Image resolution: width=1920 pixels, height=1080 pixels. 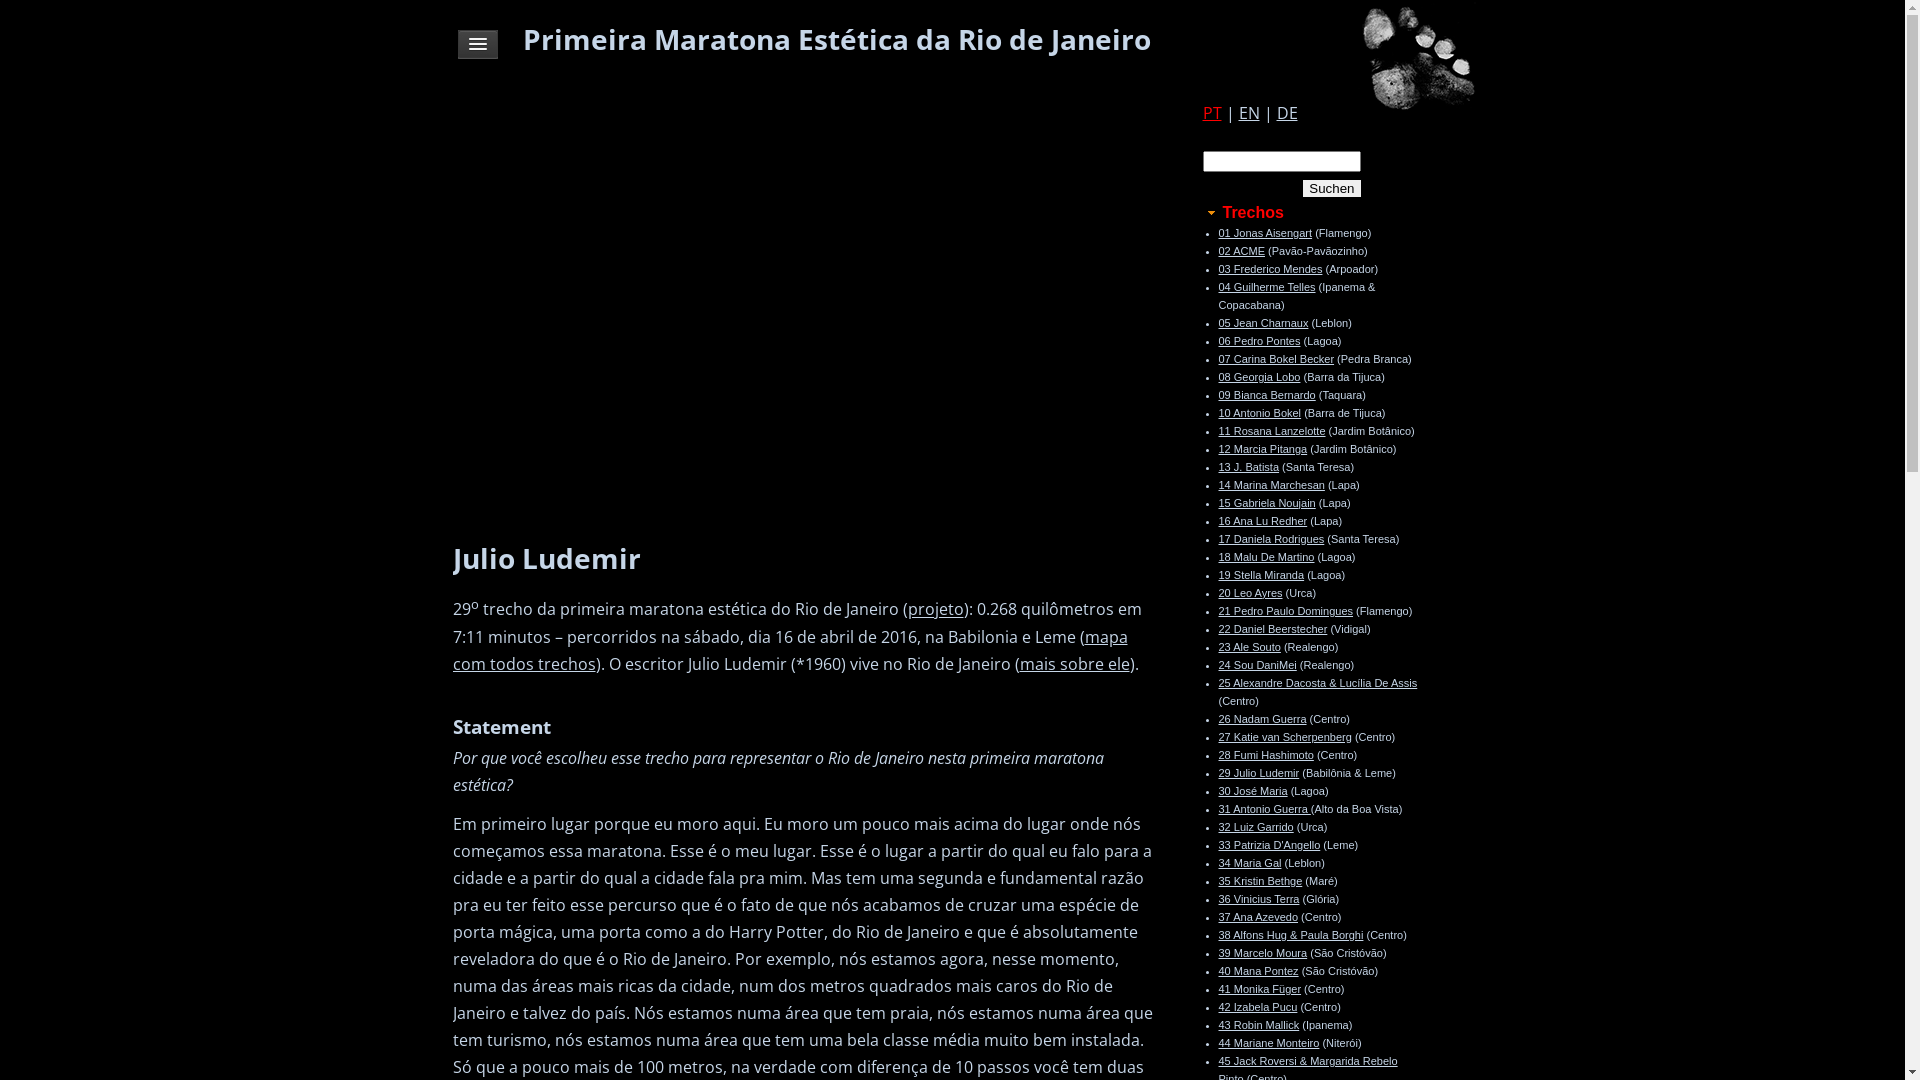 I want to click on '29 Julio Ludemir', so click(x=1217, y=771).